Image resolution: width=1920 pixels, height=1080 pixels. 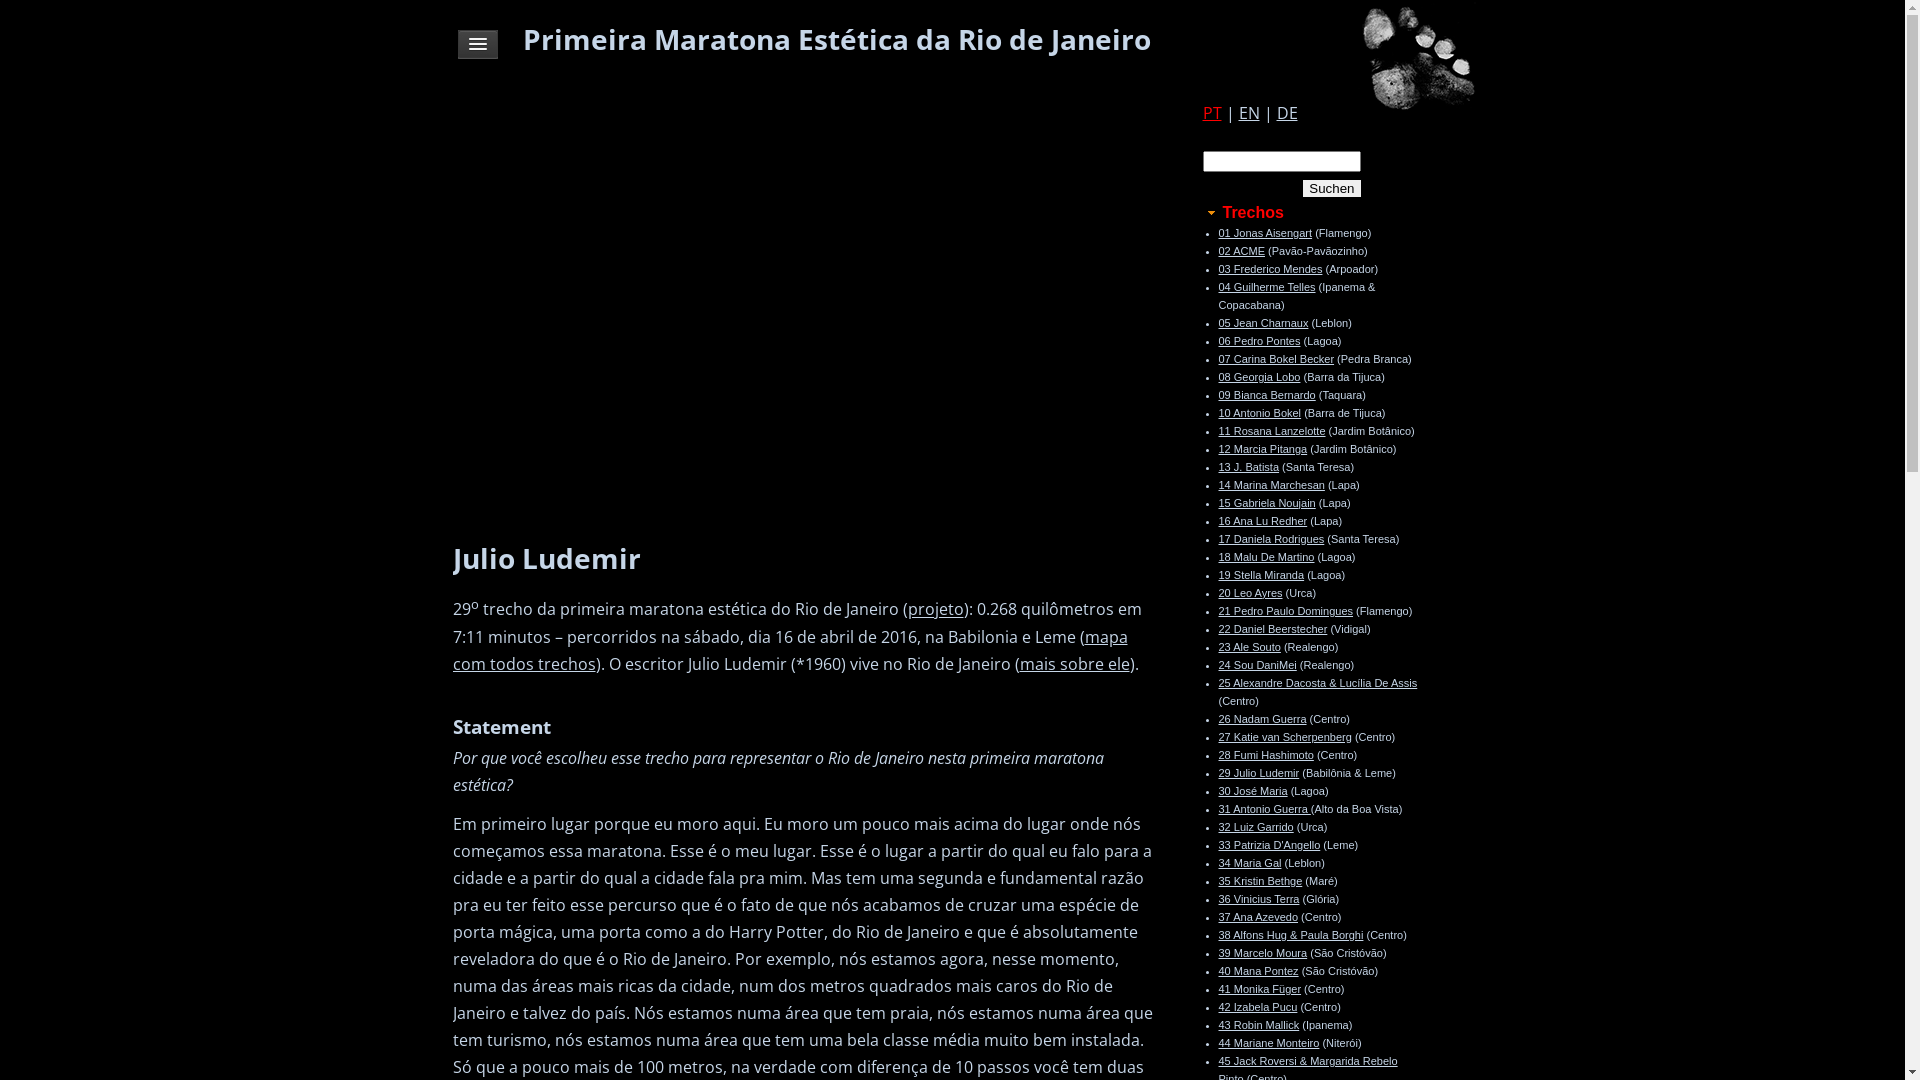 I want to click on '29 Julio Ludemir', so click(x=1217, y=771).